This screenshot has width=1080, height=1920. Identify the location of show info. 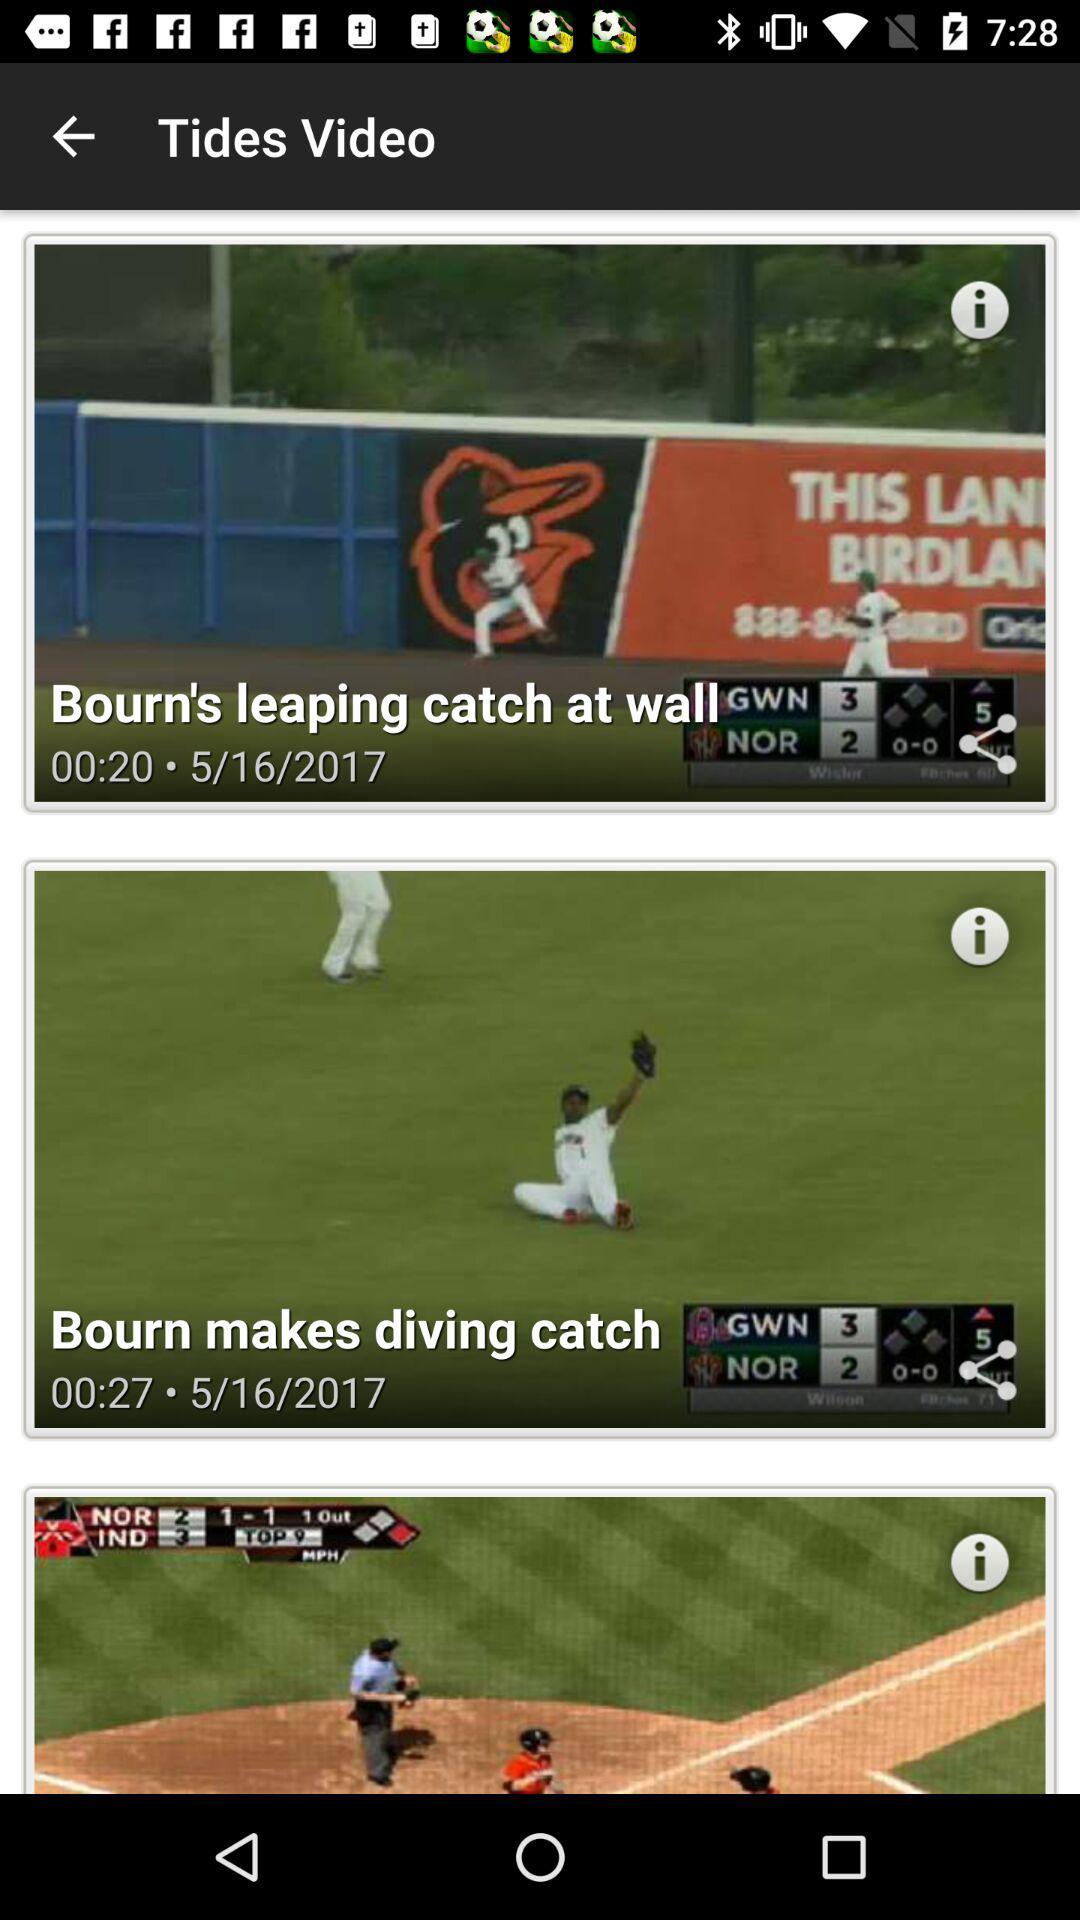
(978, 309).